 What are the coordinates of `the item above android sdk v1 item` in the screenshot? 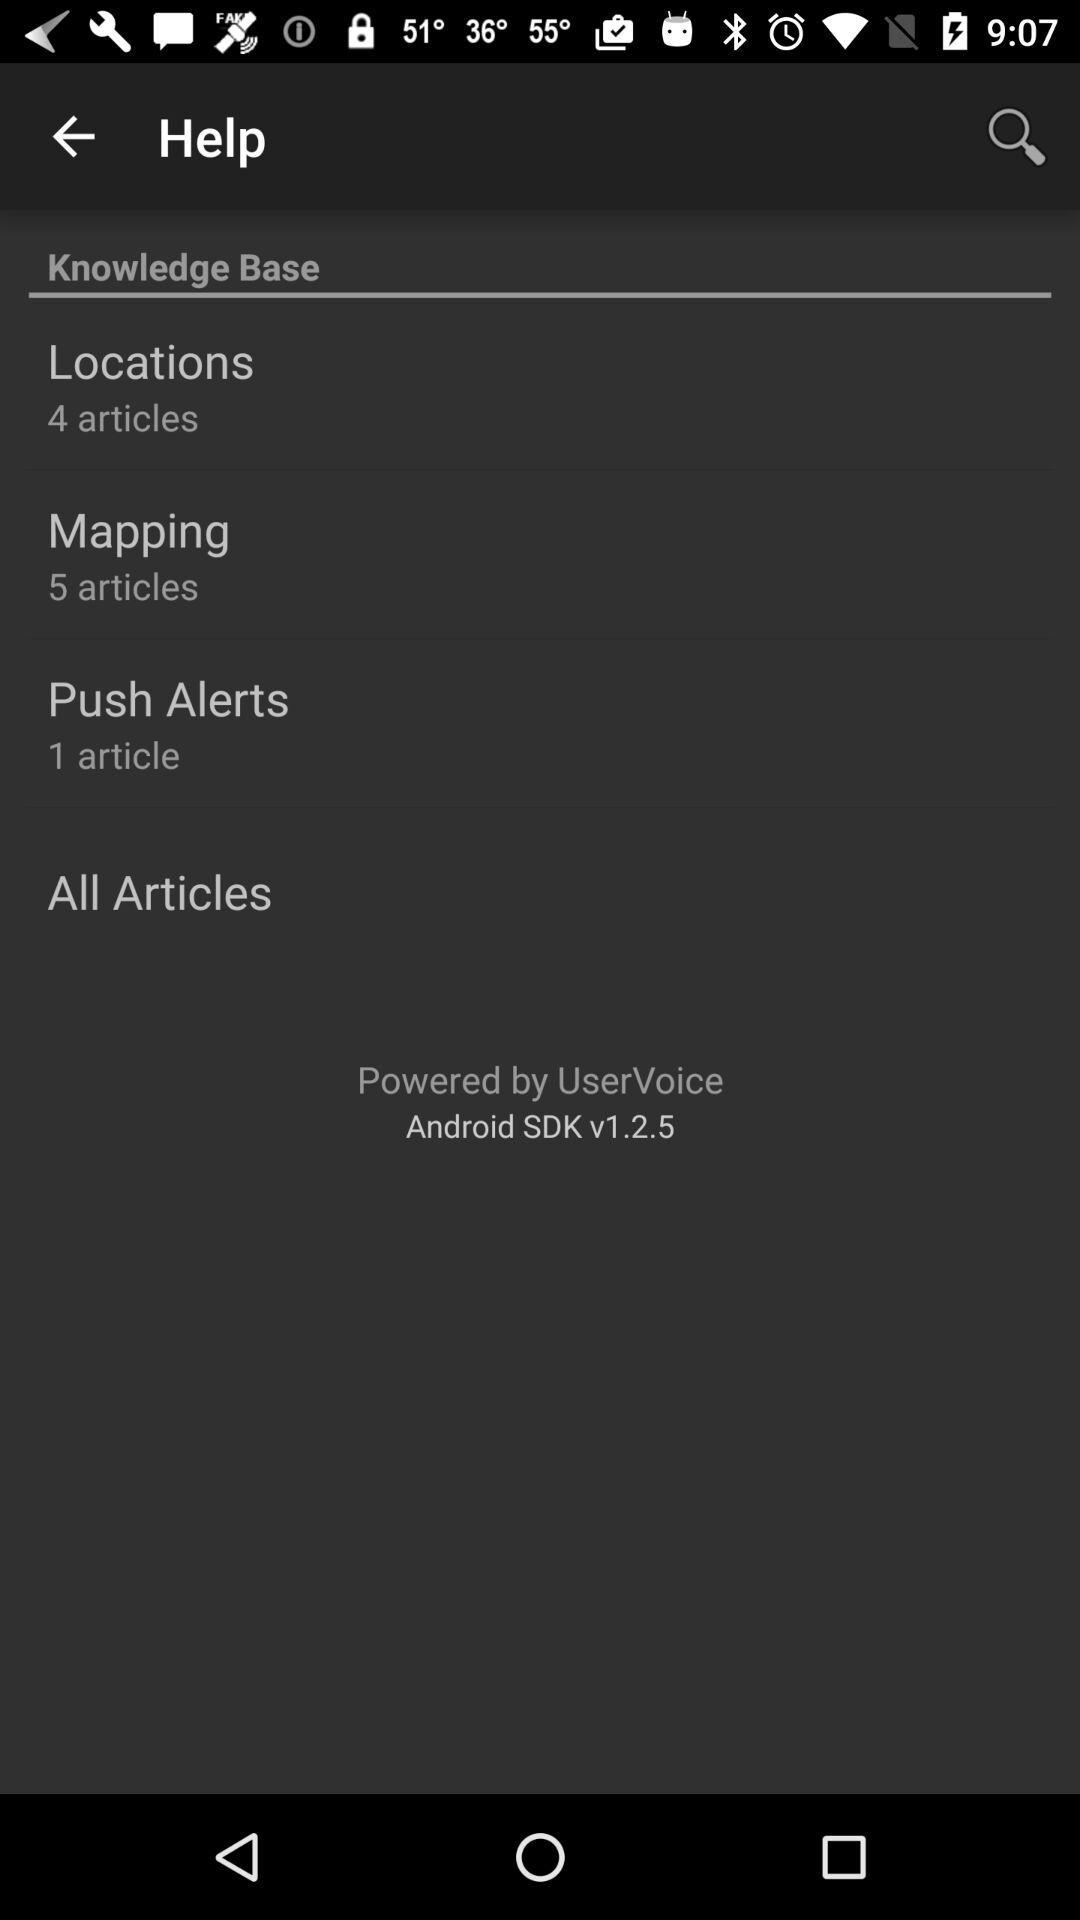 It's located at (540, 1078).